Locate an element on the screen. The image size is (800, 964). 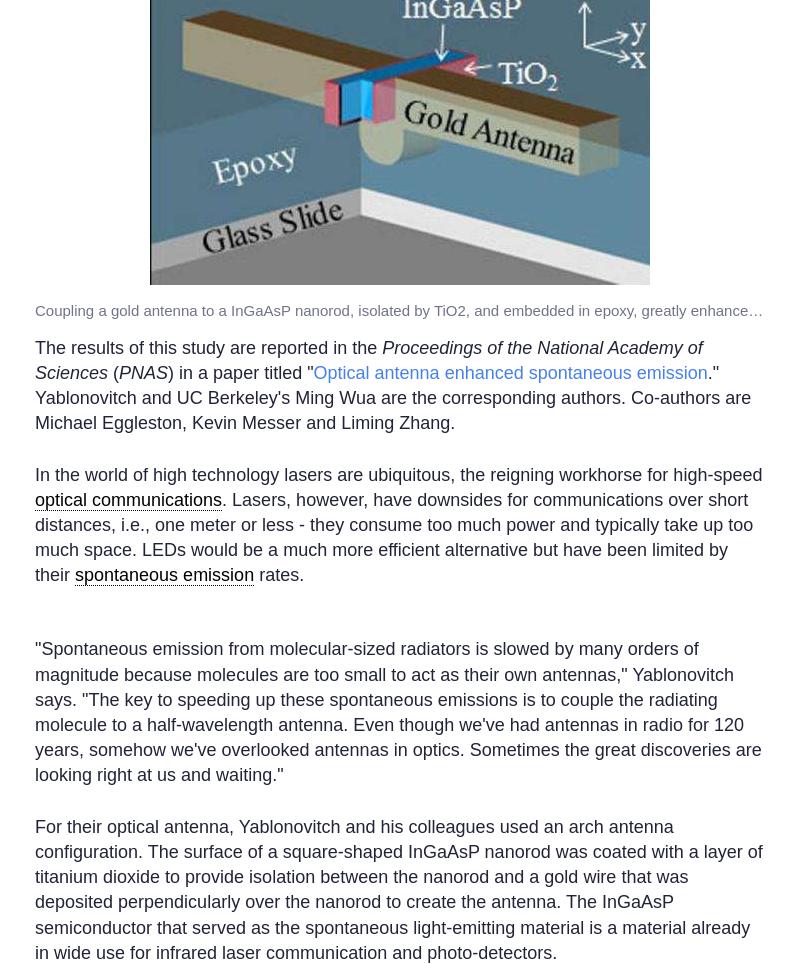
'rates.' is located at coordinates (253, 574).